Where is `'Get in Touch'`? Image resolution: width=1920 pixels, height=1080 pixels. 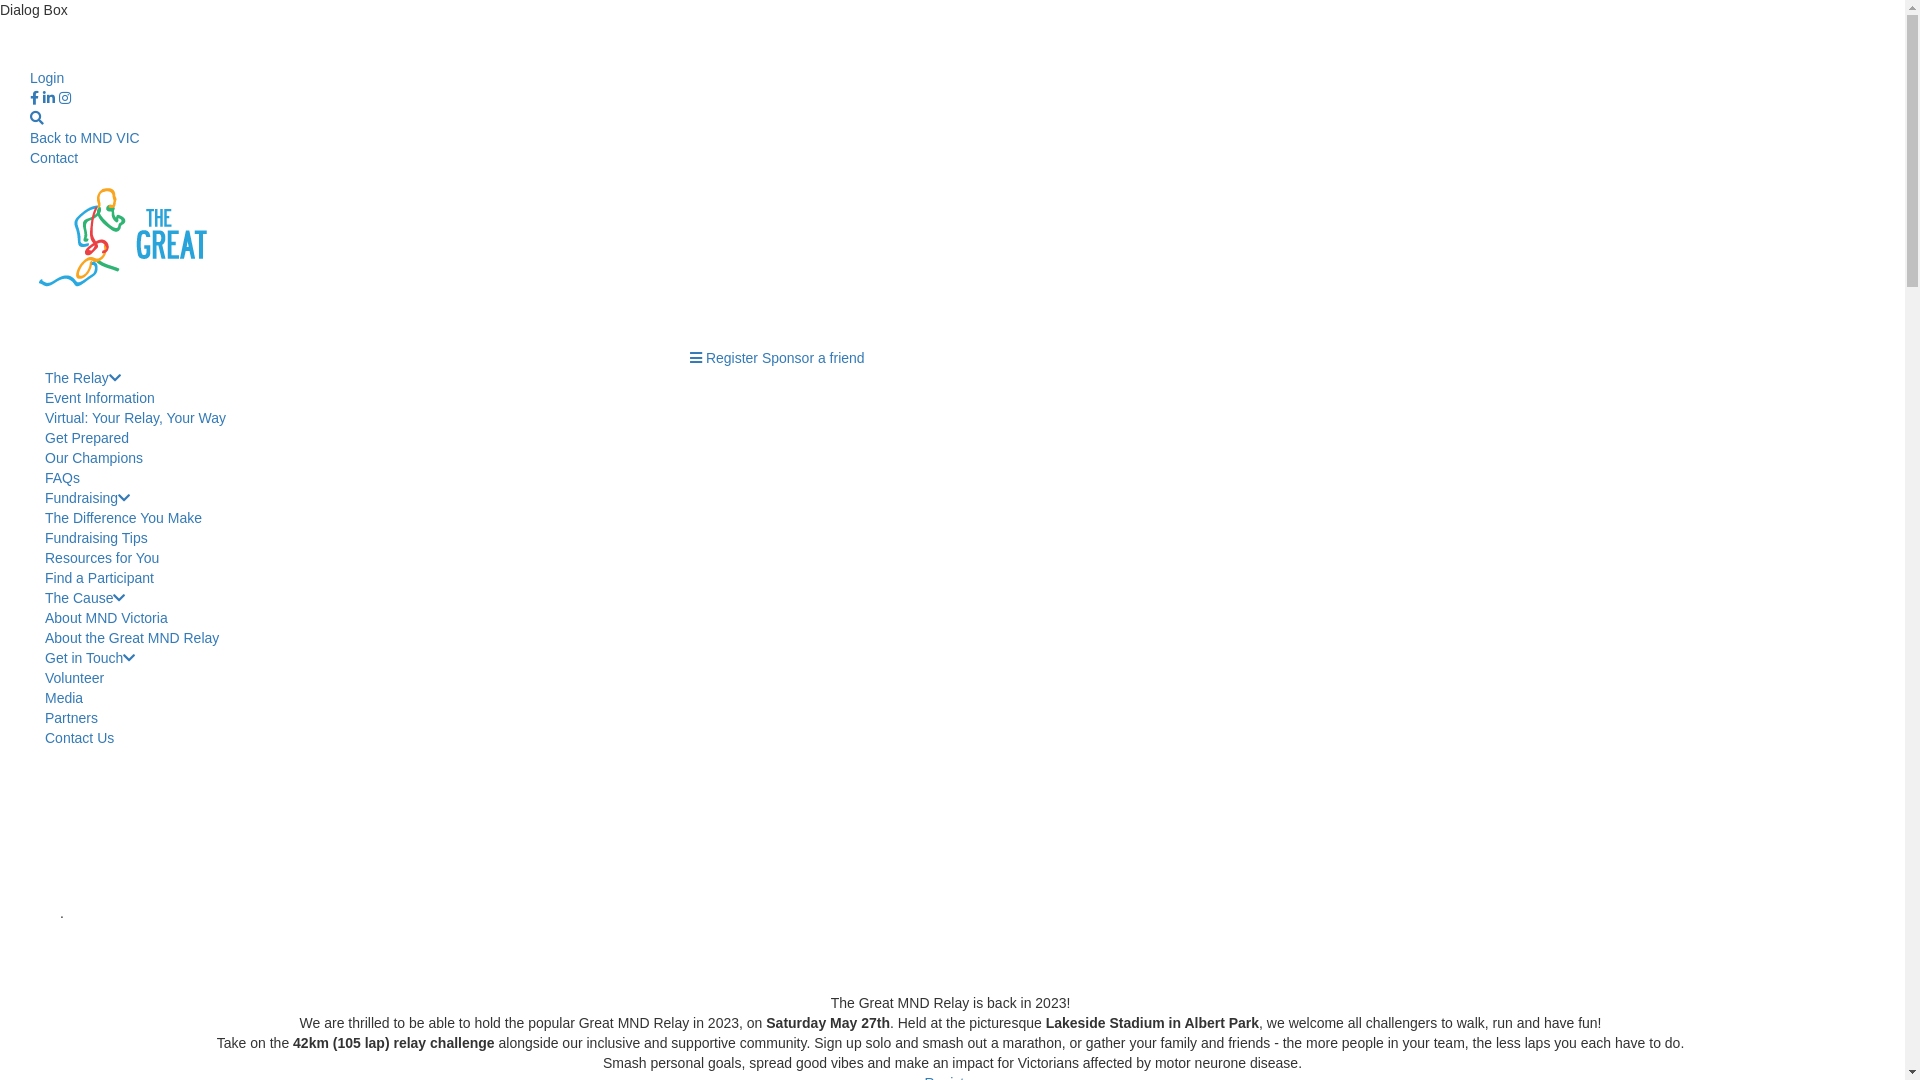
'Get in Touch' is located at coordinates (89, 658).